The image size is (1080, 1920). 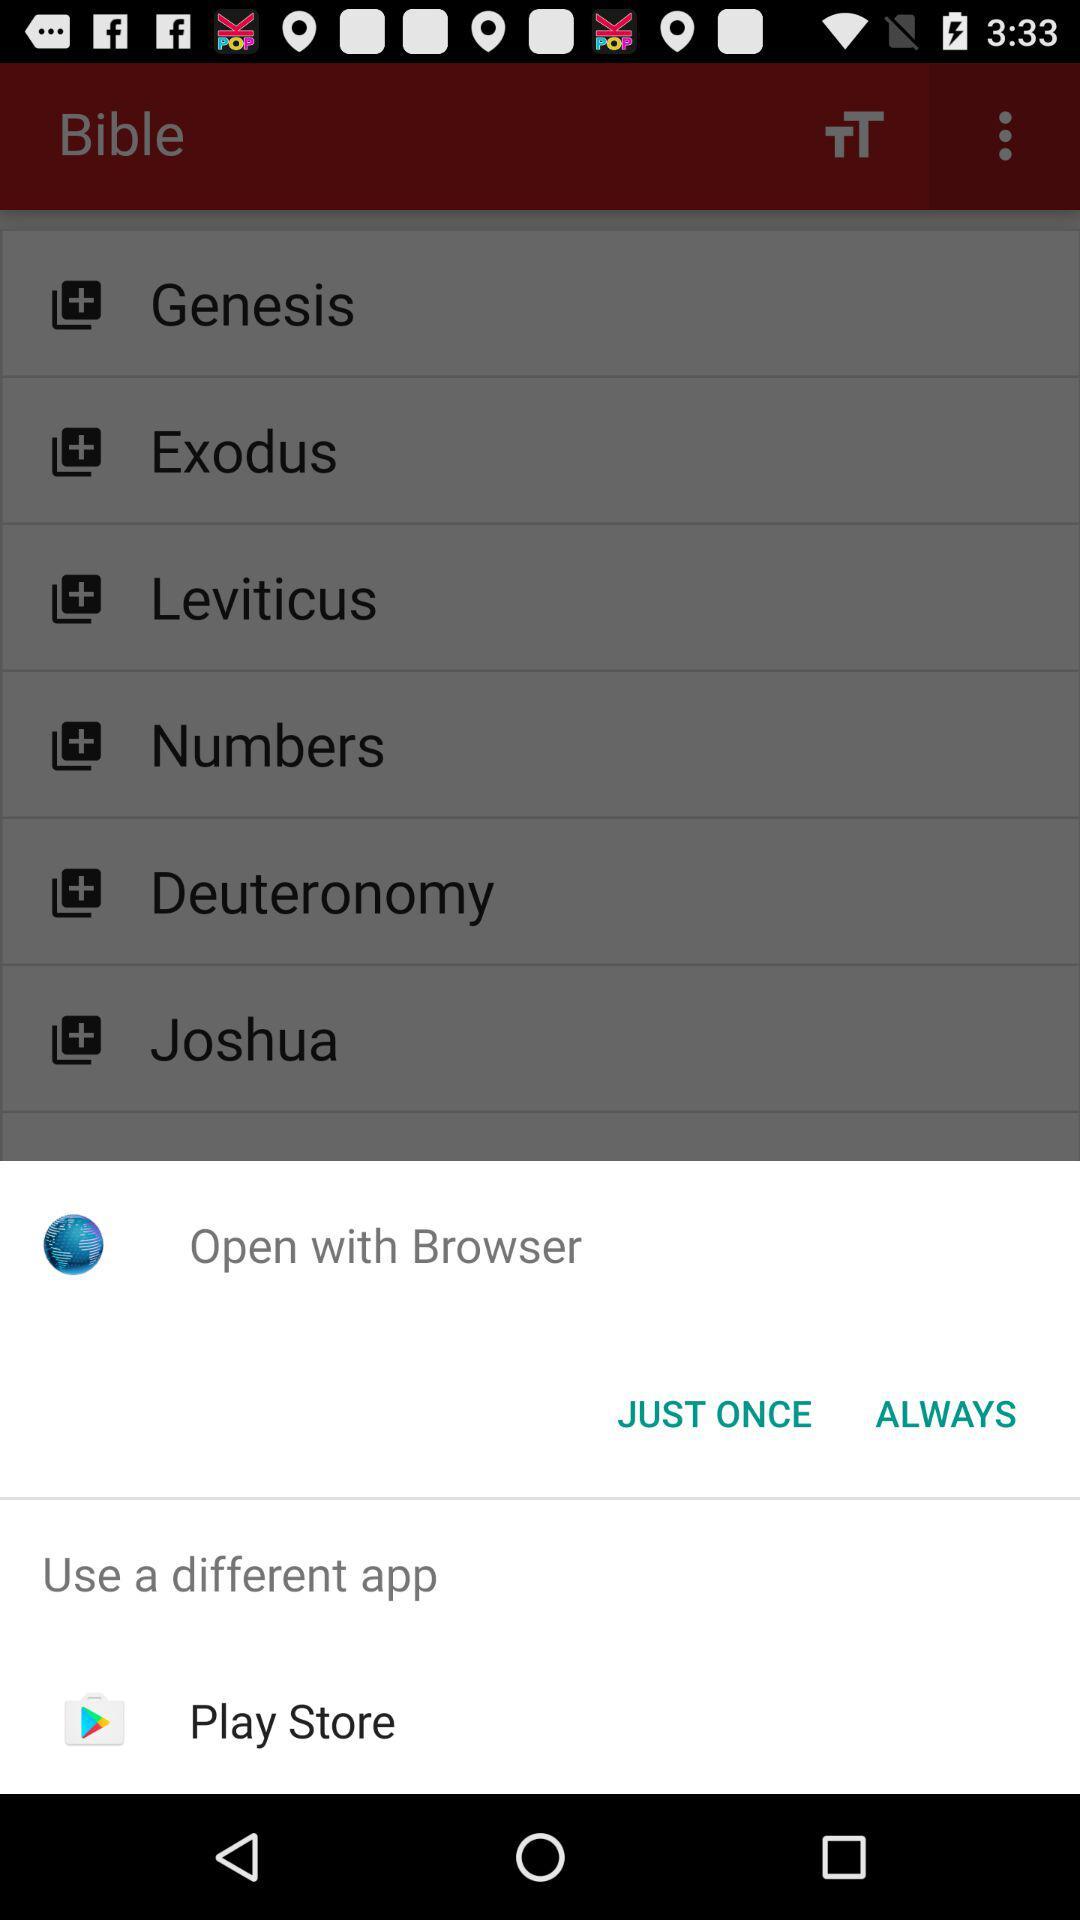 I want to click on the play store item, so click(x=292, y=1719).